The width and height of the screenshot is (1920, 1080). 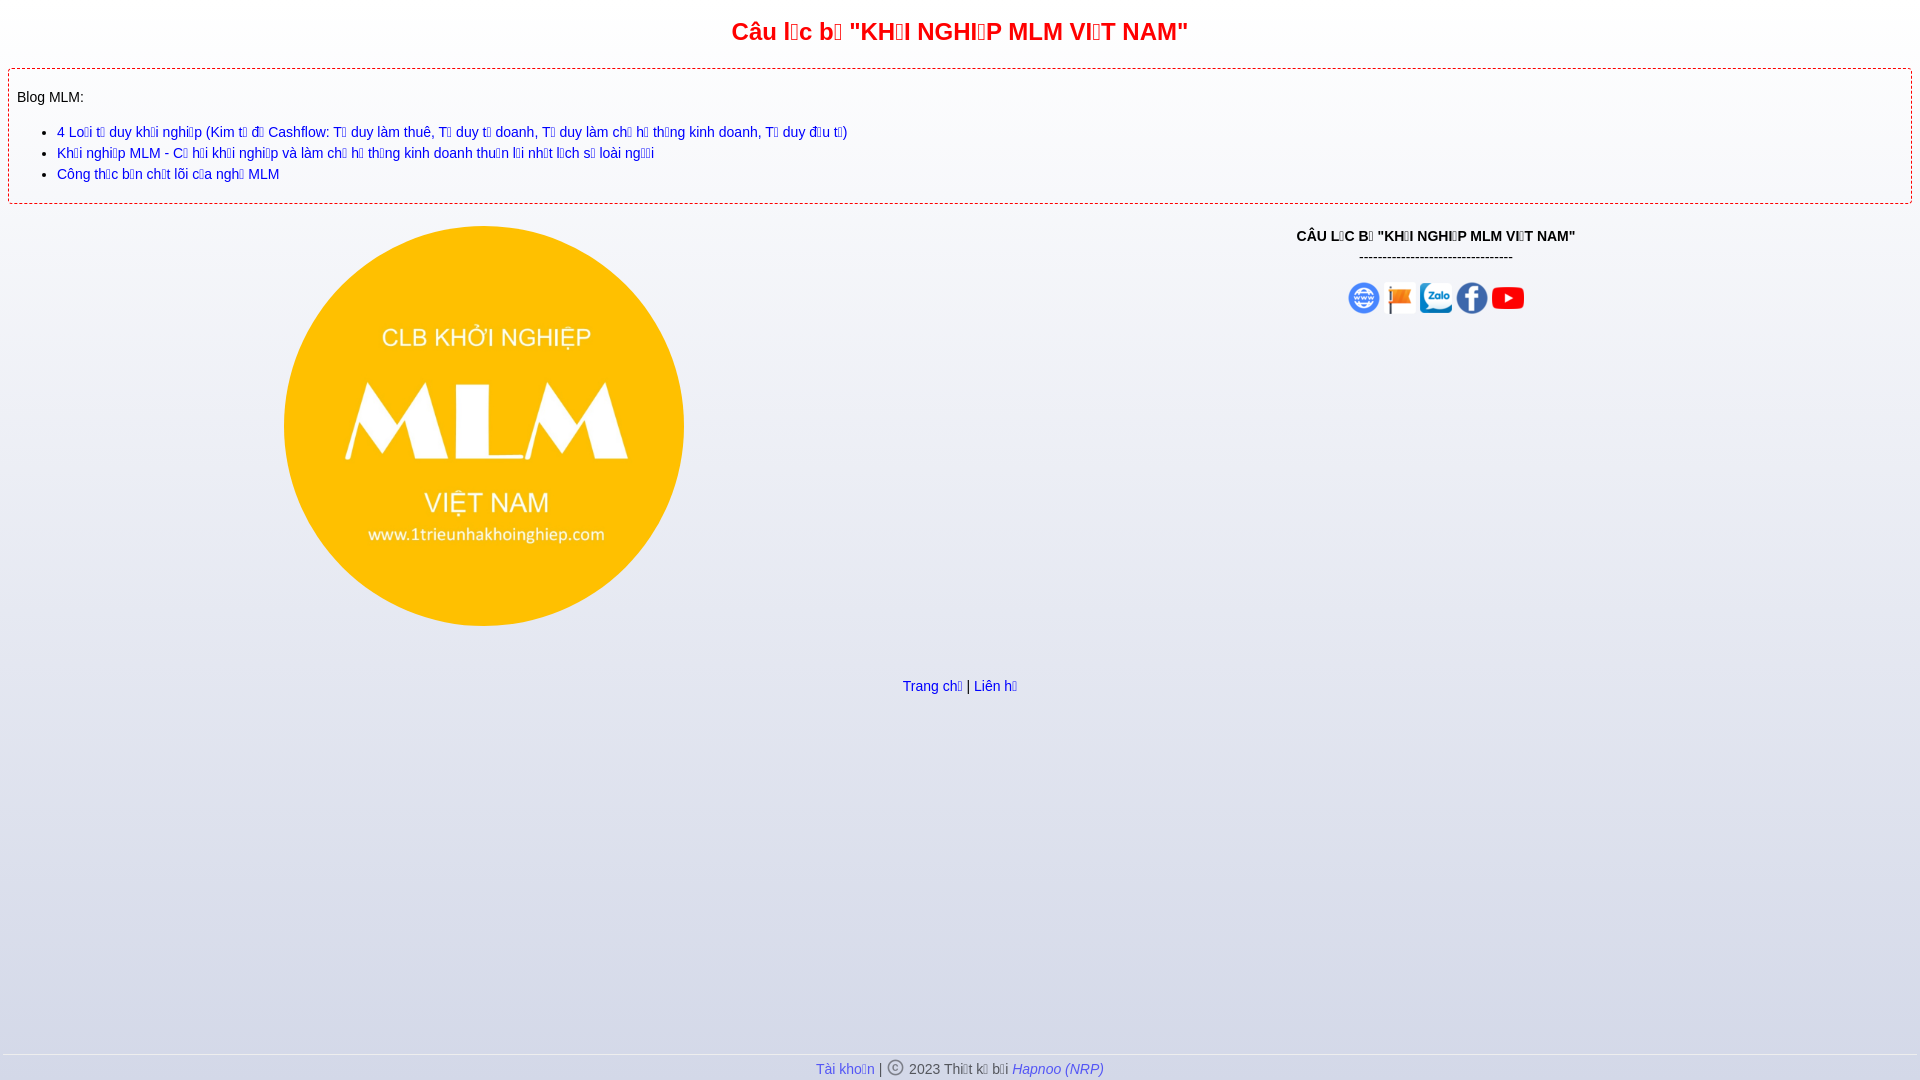 I want to click on 'Group Facebook', so click(x=1472, y=297).